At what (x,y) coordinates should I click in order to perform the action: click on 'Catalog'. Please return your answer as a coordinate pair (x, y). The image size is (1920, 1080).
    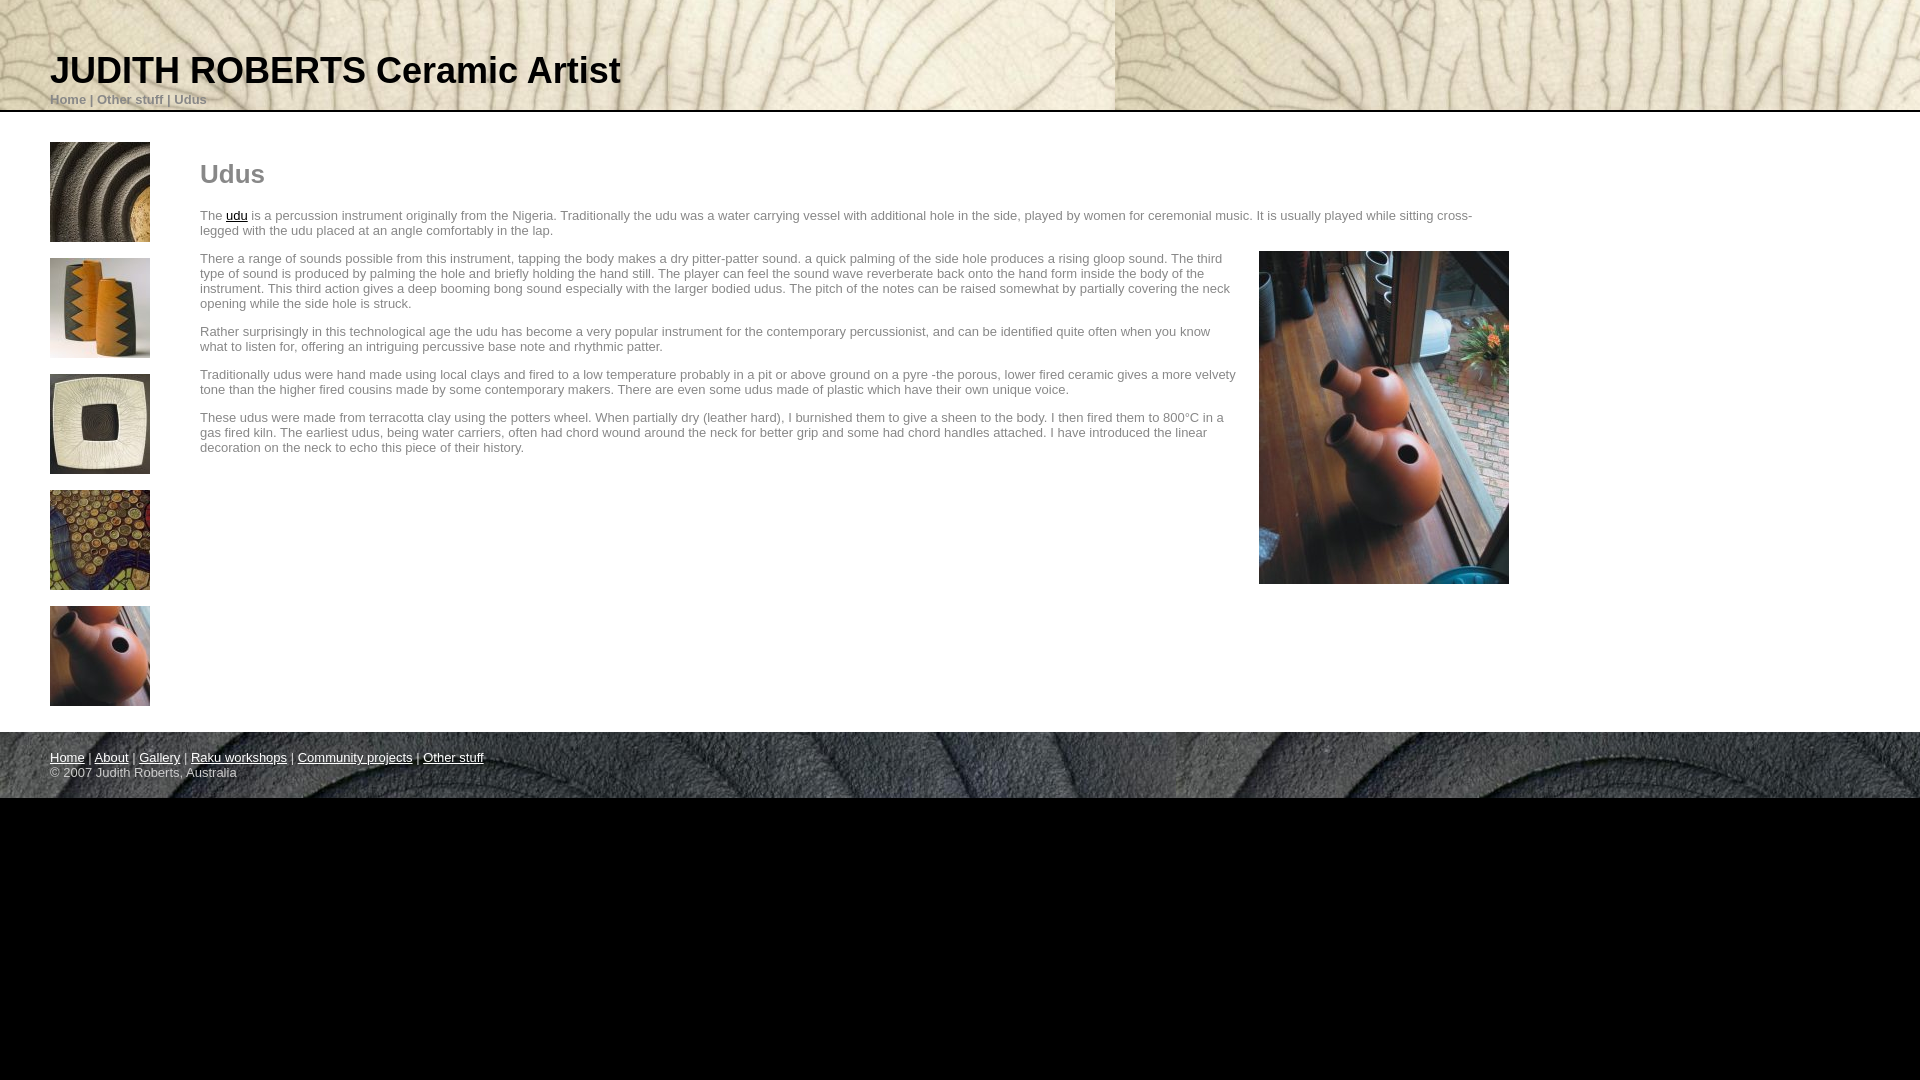
    Looking at the image, I should click on (99, 308).